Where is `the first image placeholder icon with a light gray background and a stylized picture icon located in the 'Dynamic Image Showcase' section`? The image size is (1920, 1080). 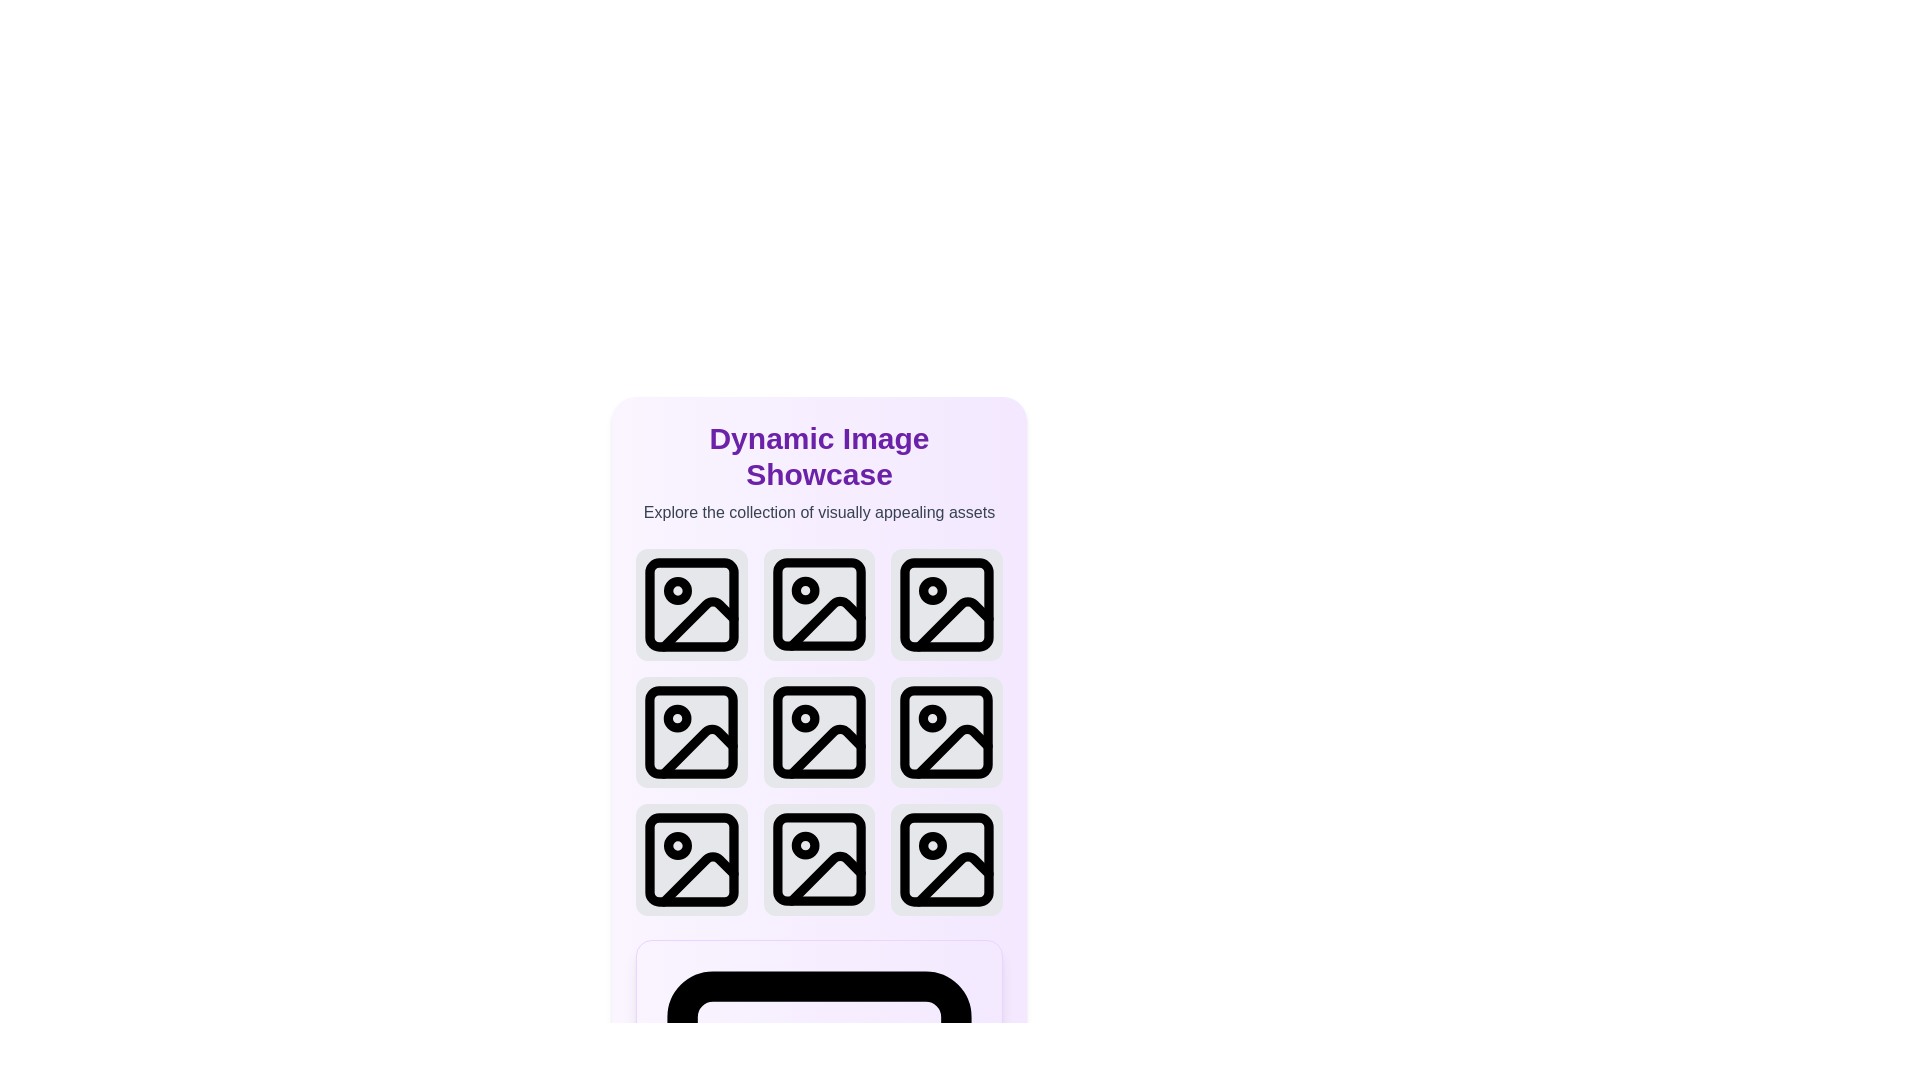 the first image placeholder icon with a light gray background and a stylized picture icon located in the 'Dynamic Image Showcase' section is located at coordinates (691, 603).